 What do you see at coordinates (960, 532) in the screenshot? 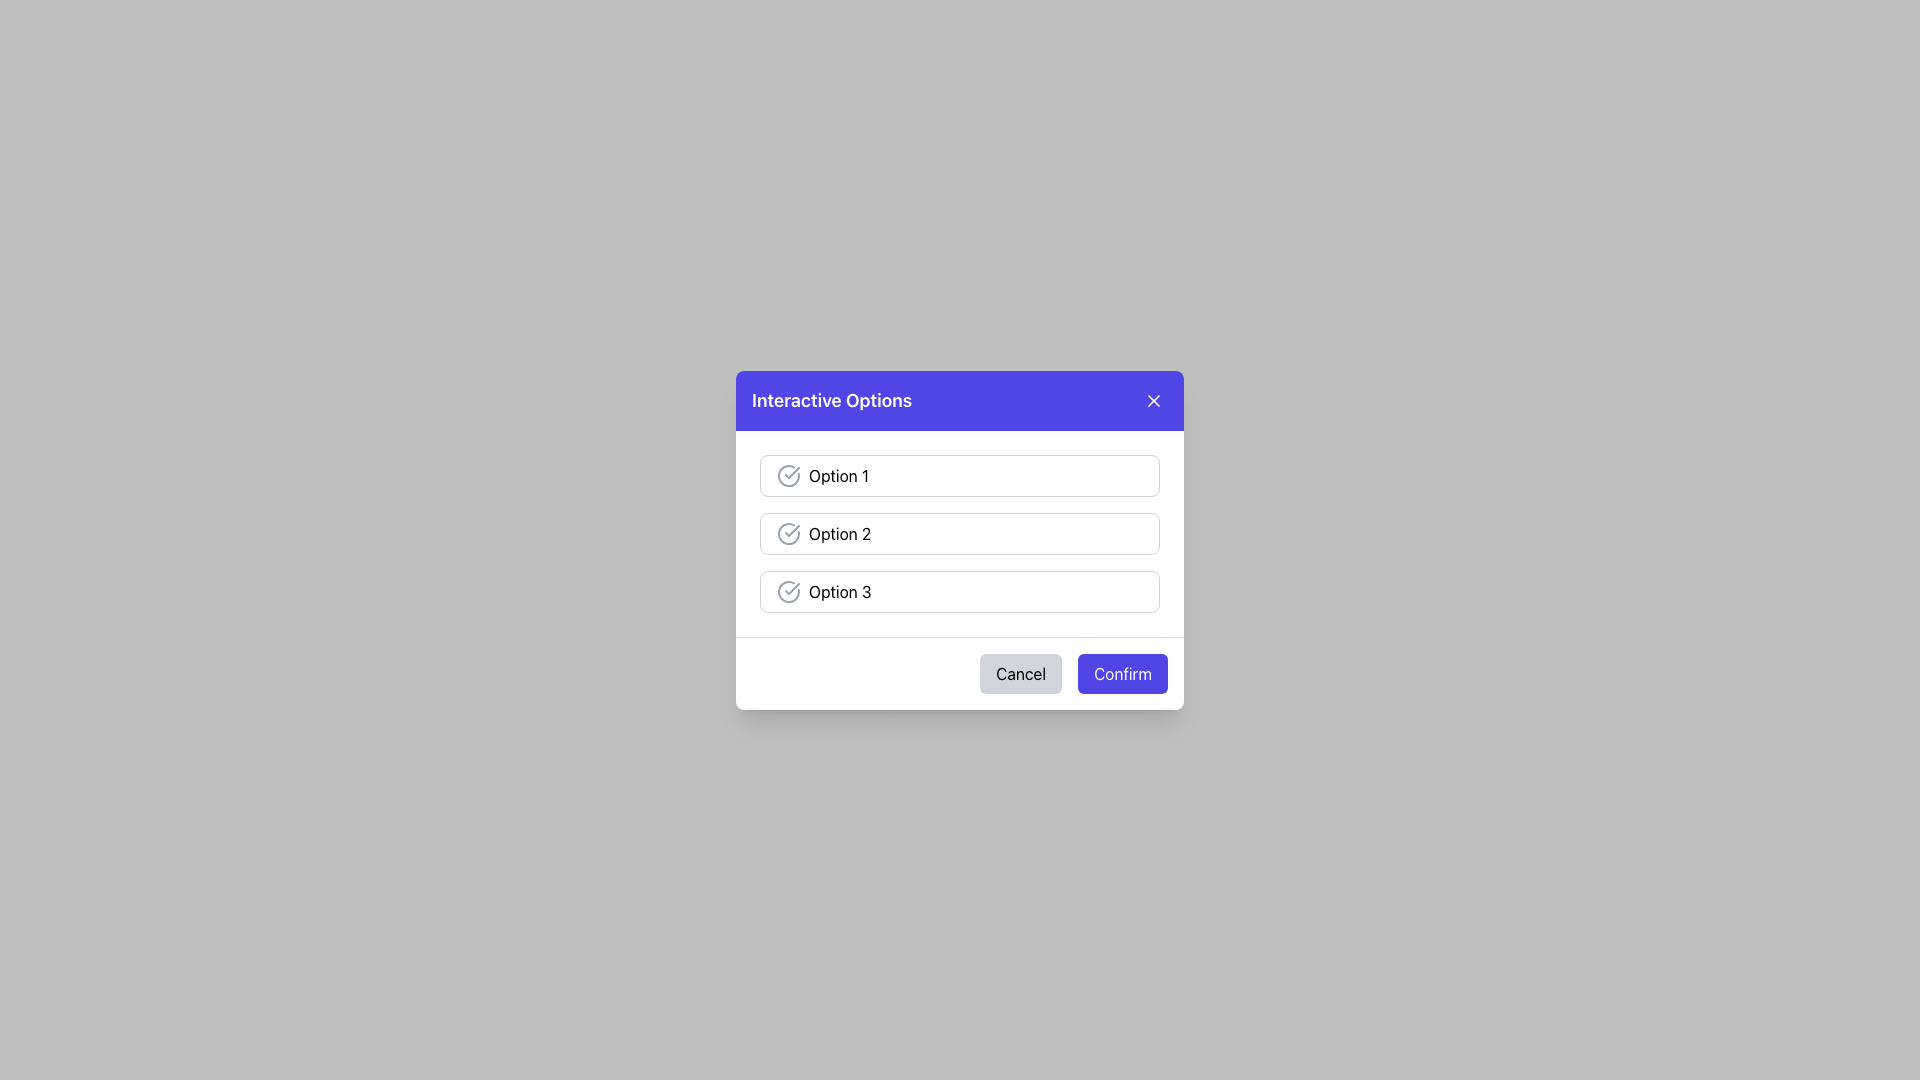
I see `'Option 2' in the selectable list under the 'Interactive Options' title` at bounding box center [960, 532].